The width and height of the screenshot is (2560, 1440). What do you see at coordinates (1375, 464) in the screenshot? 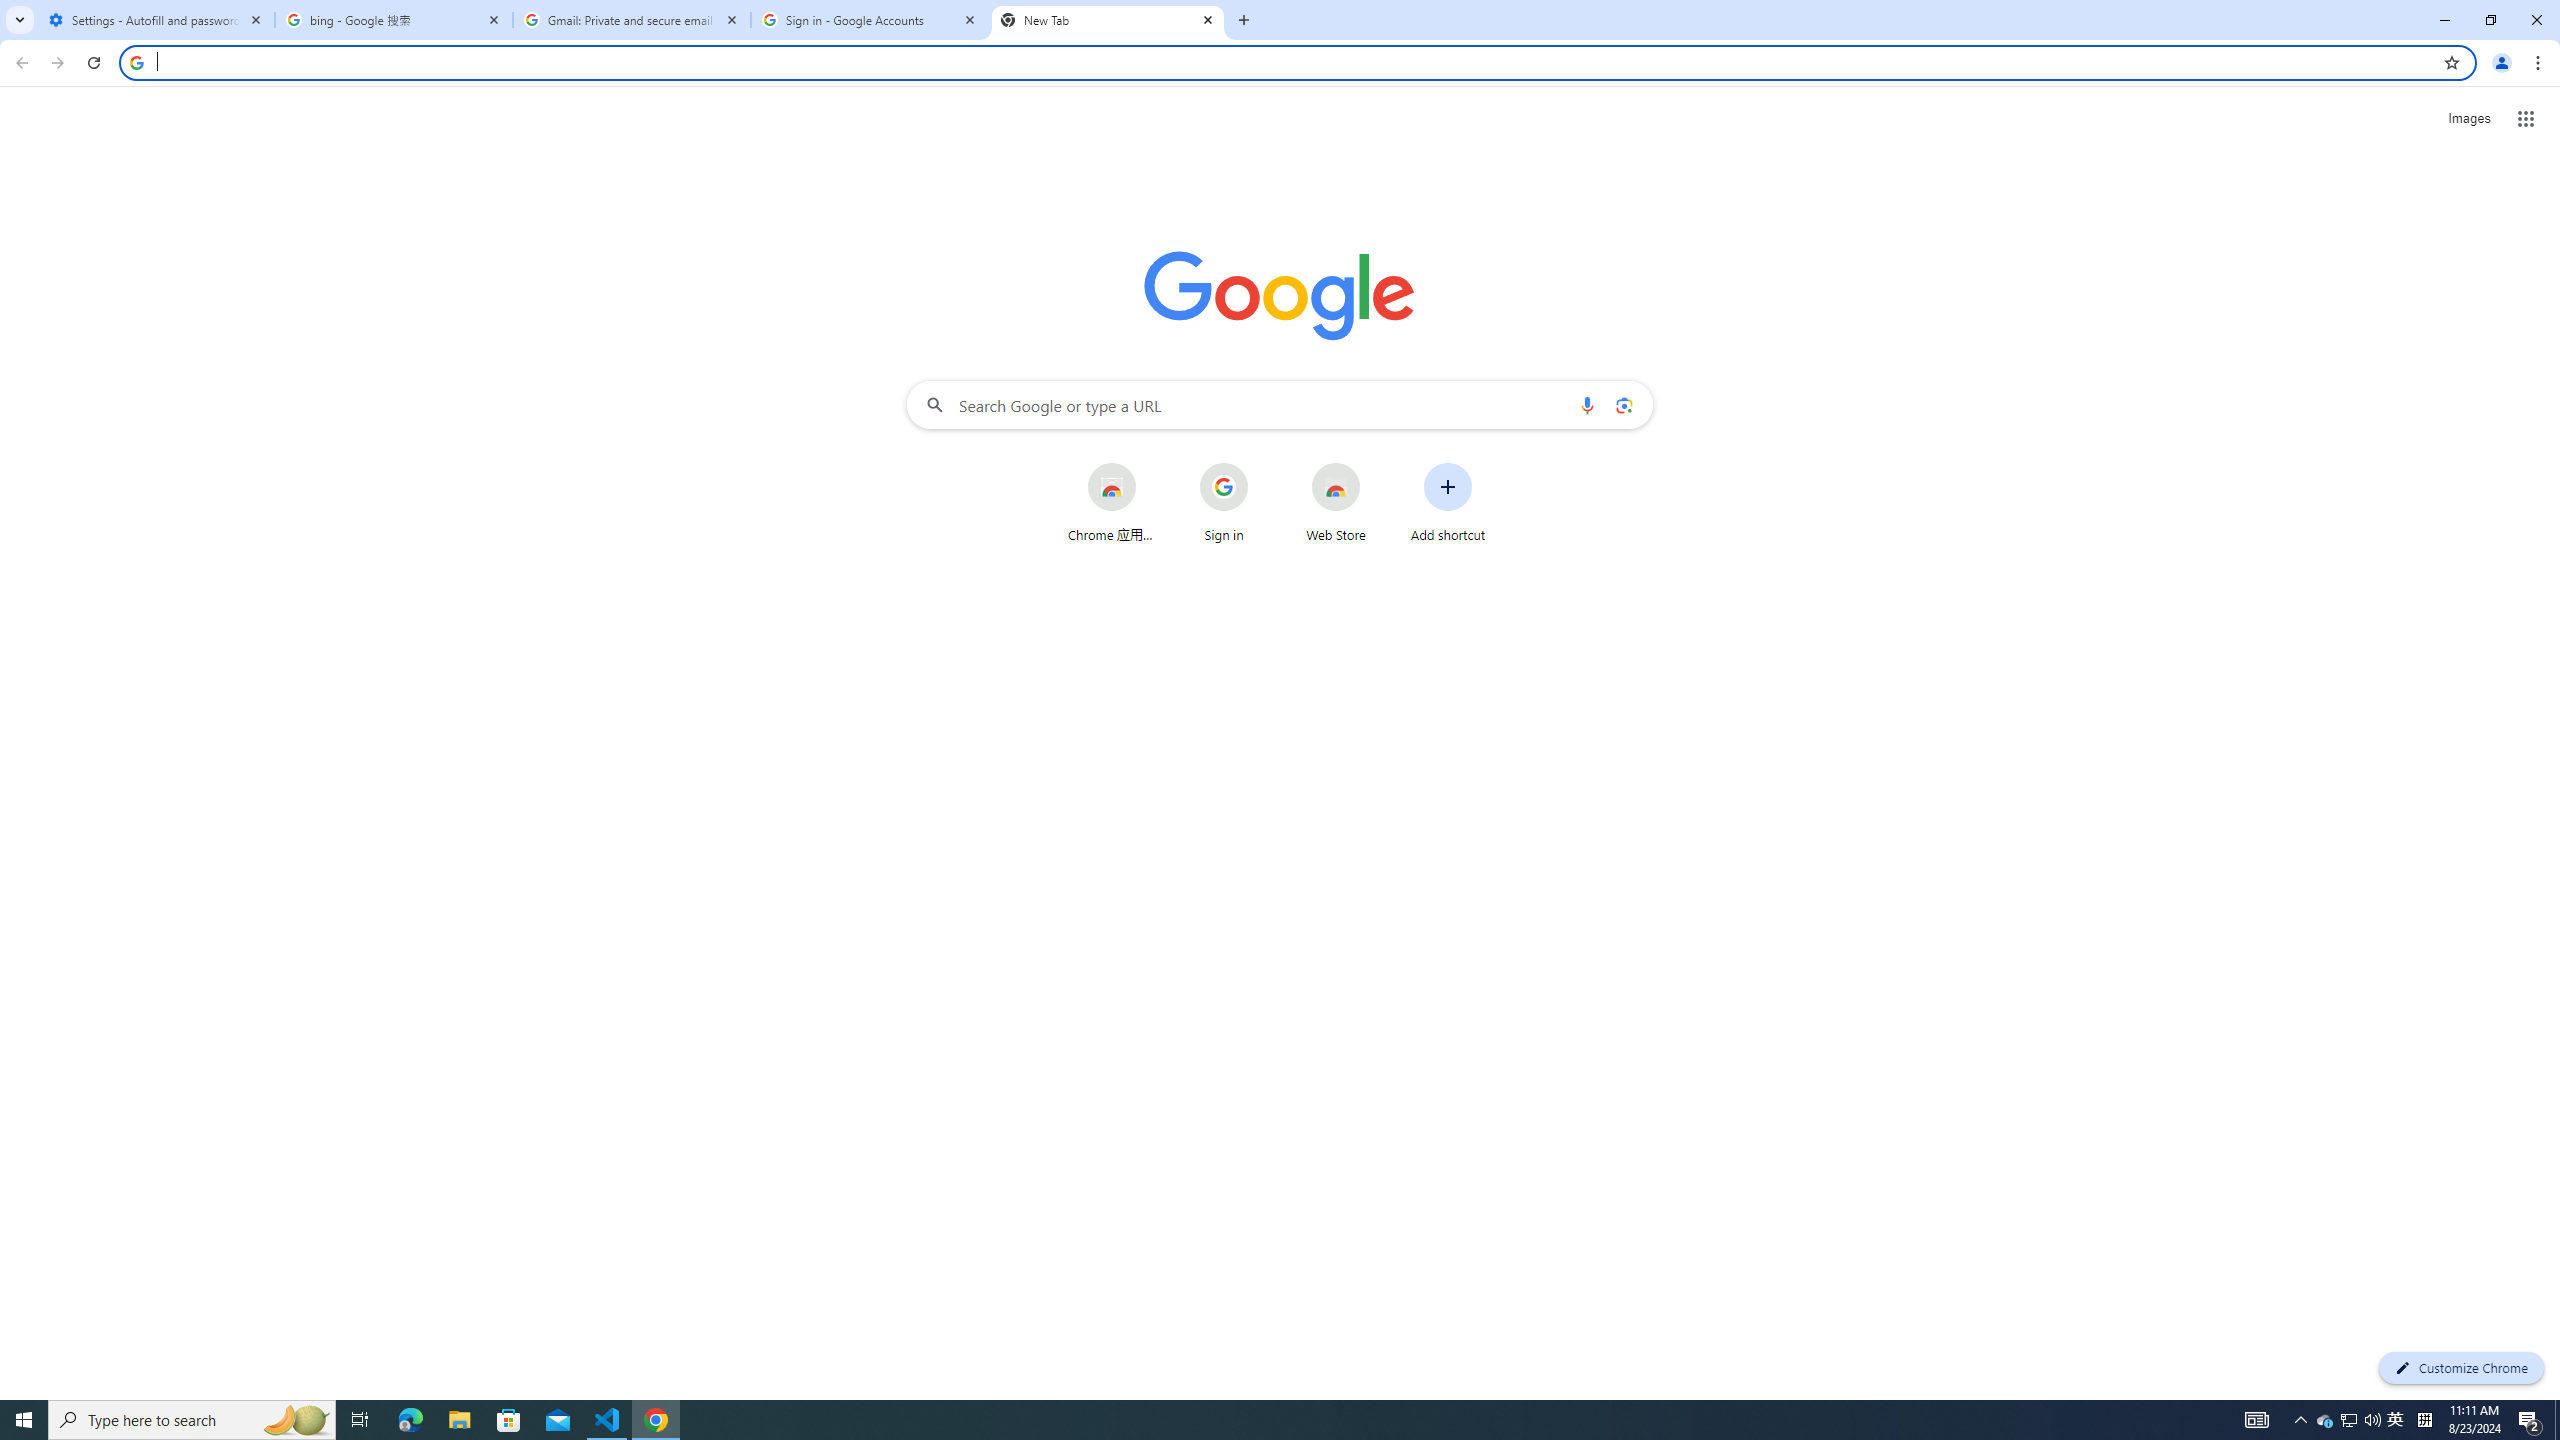
I see `'More actions for Web Store shortcut'` at bounding box center [1375, 464].